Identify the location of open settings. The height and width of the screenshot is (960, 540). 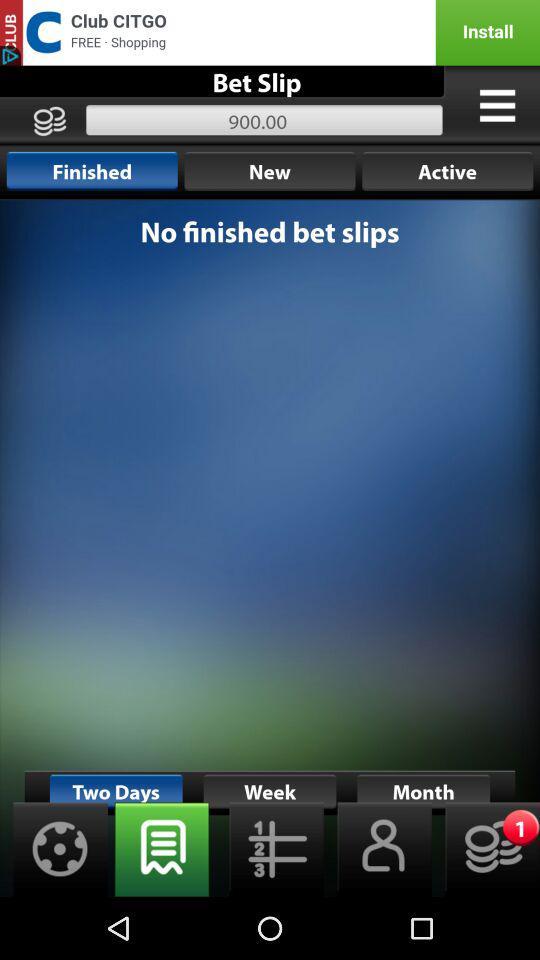
(54, 848).